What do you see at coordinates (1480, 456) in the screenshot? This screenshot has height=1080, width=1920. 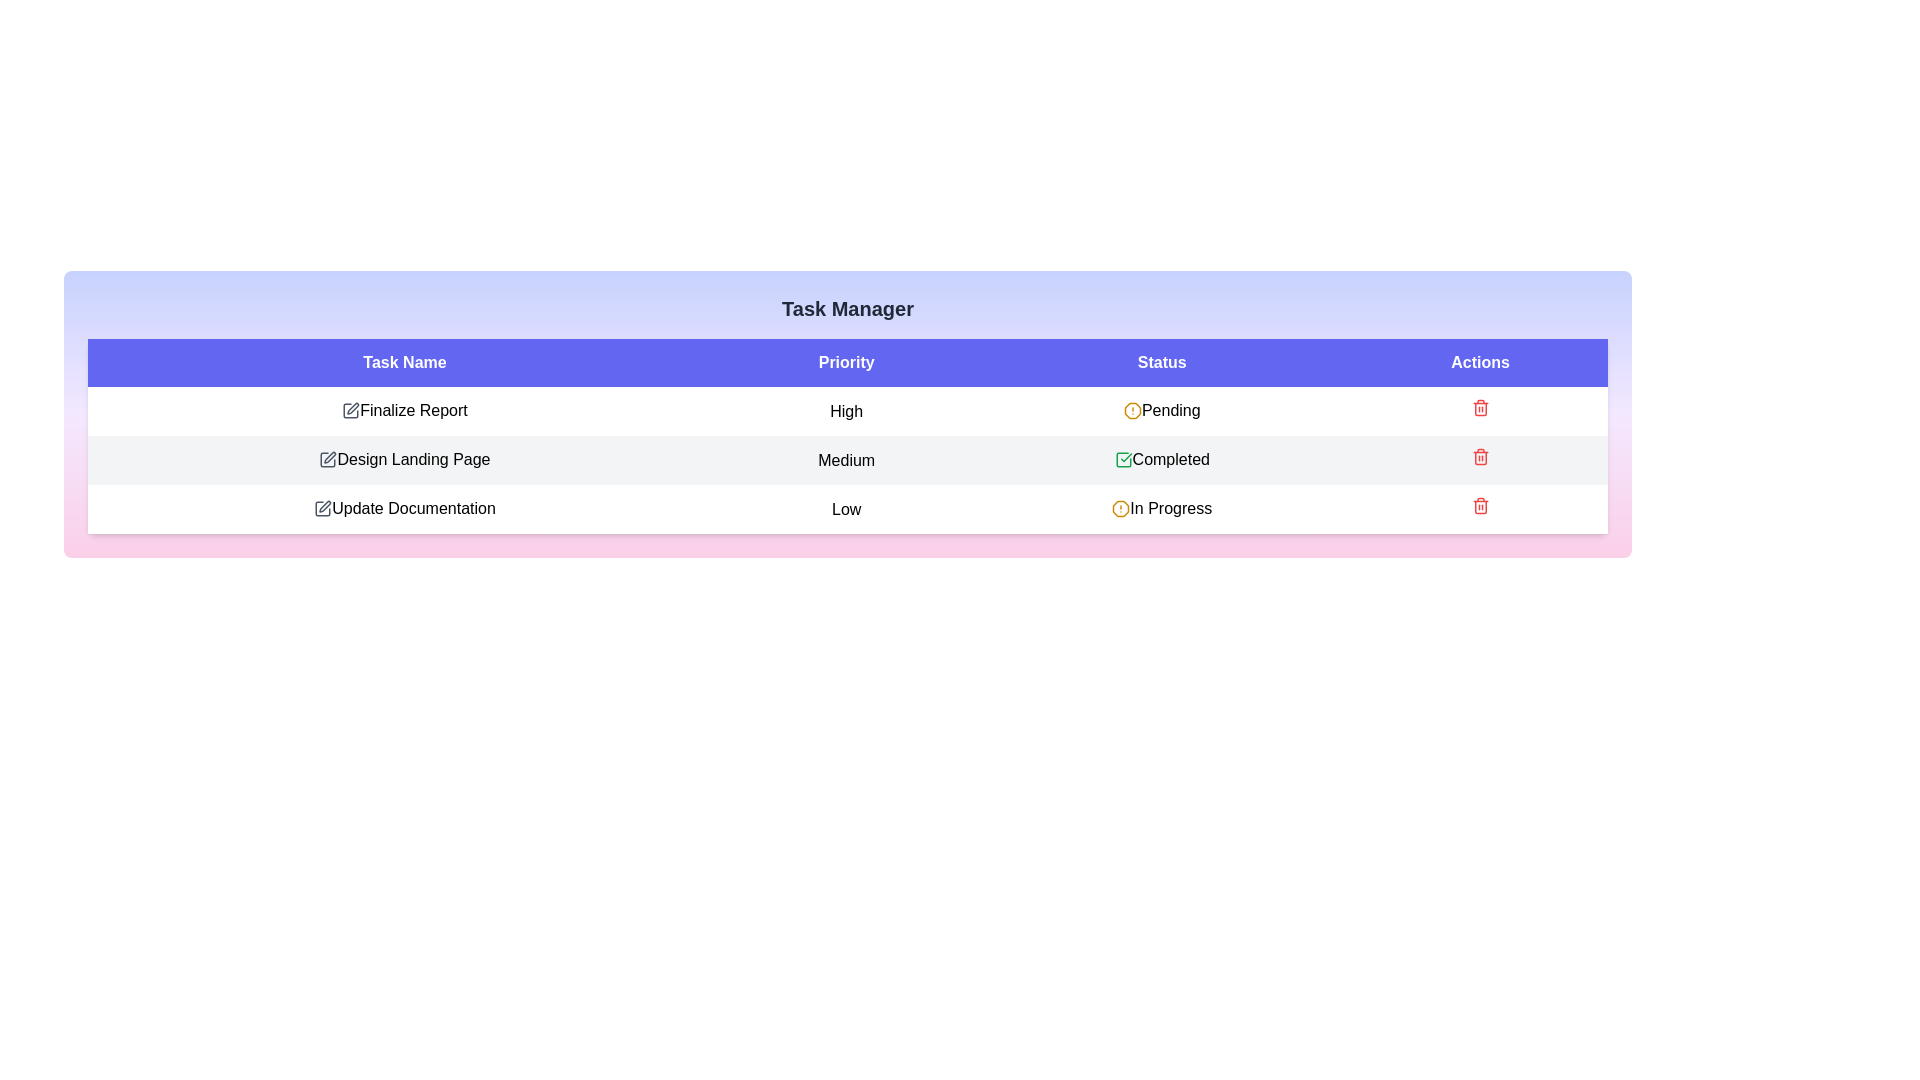 I see `the trash icon for the task with name Design Landing Page` at bounding box center [1480, 456].